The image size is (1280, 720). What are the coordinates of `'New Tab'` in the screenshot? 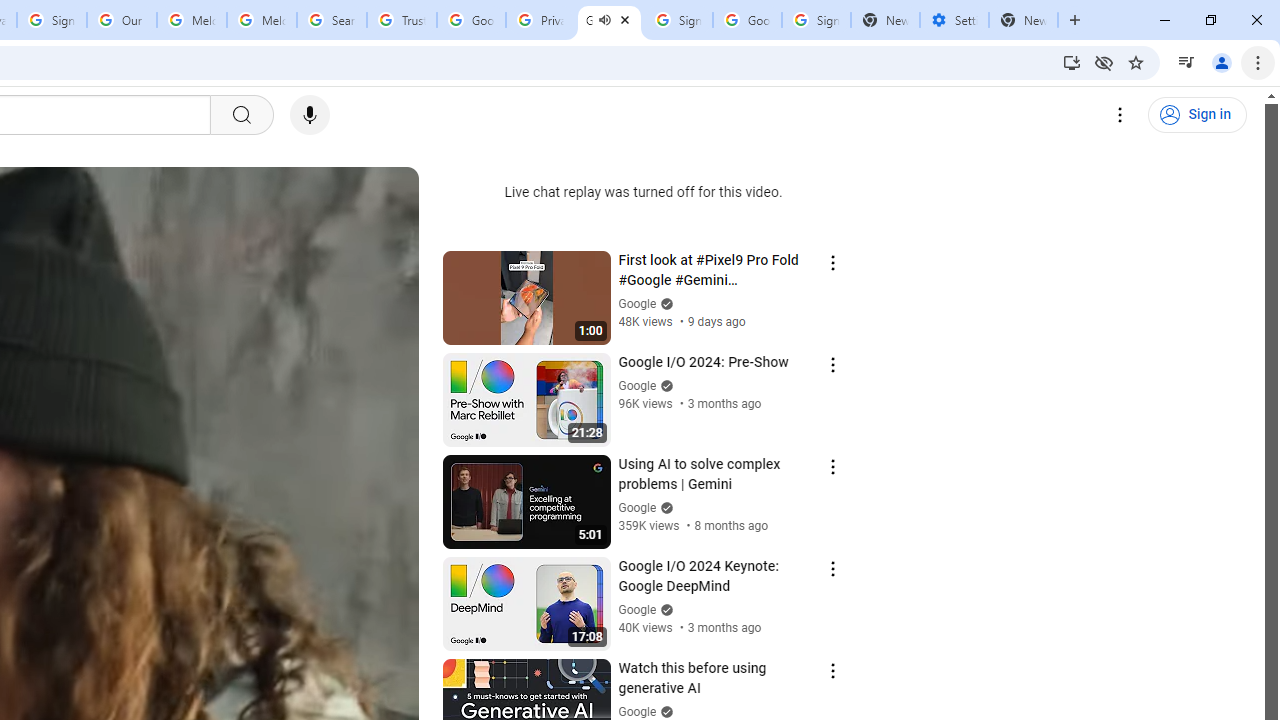 It's located at (1024, 20).